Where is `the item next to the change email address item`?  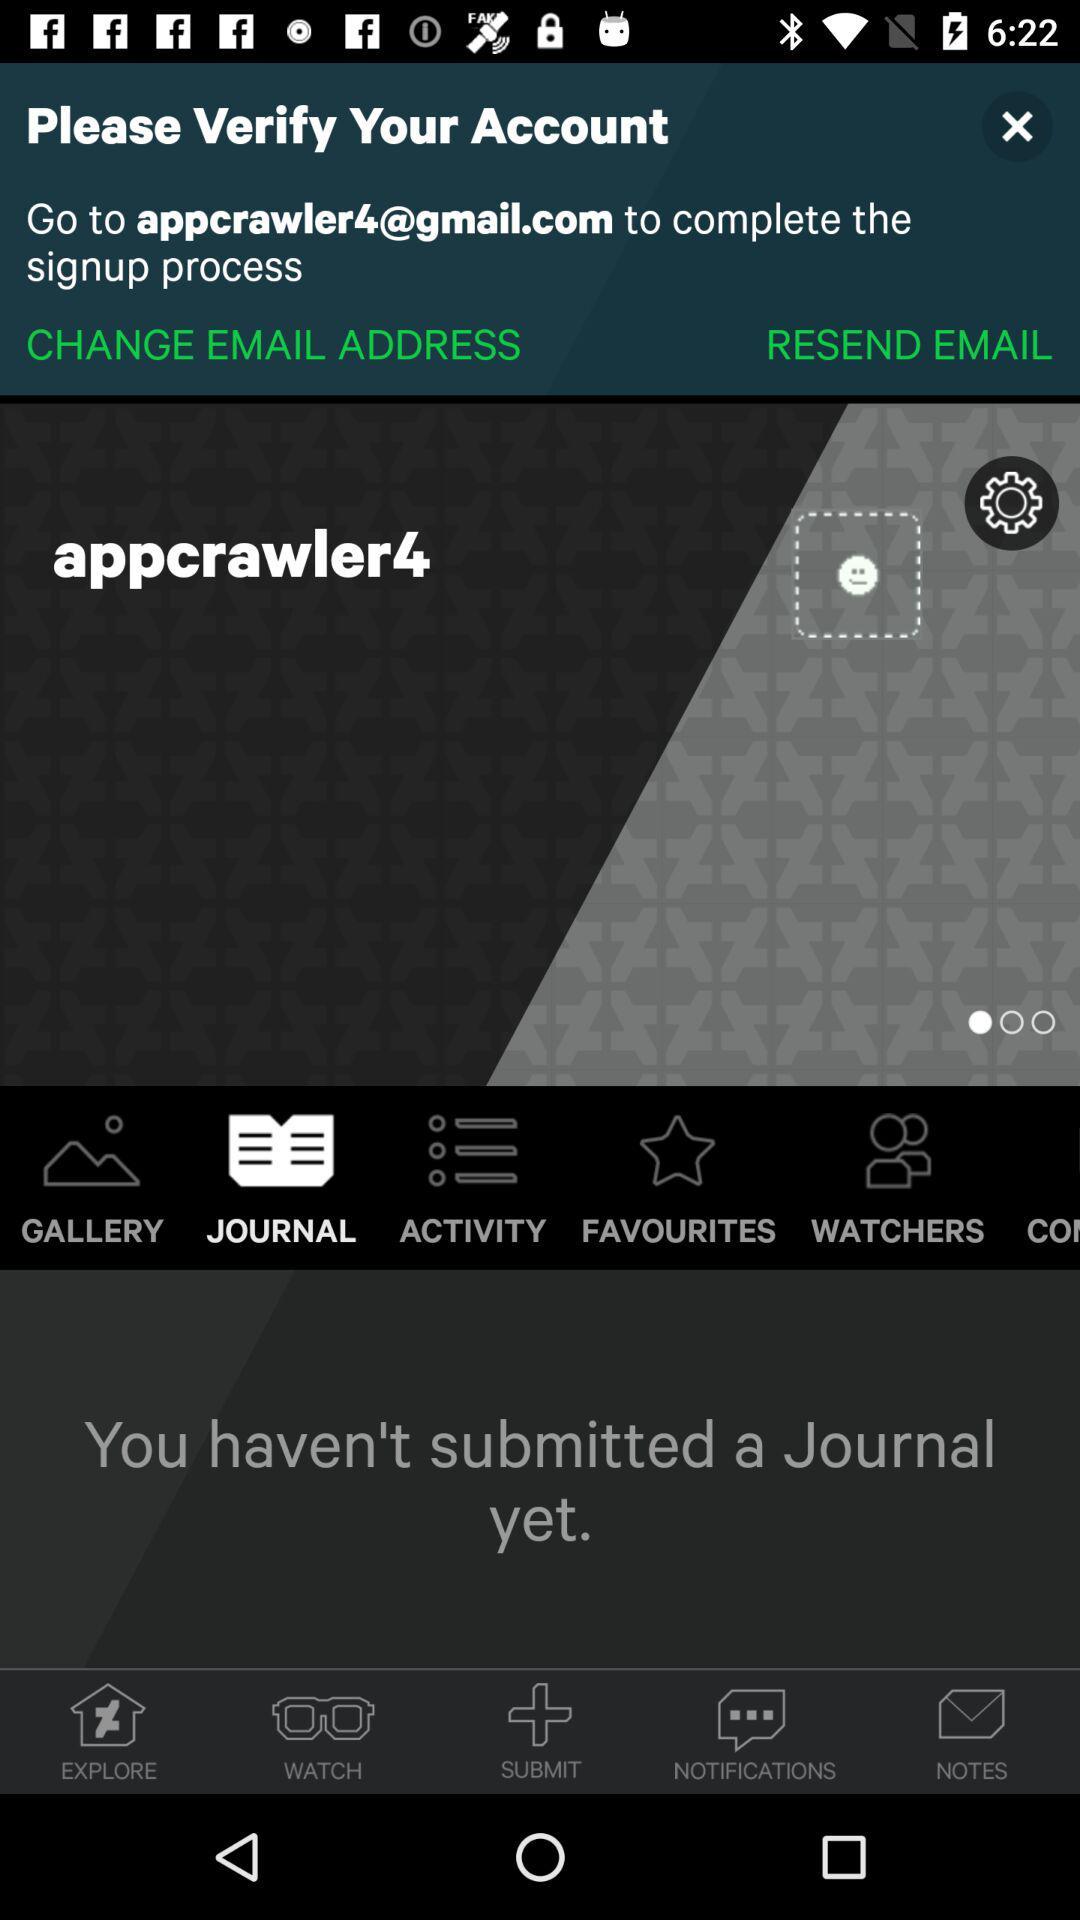
the item next to the change email address item is located at coordinates (909, 342).